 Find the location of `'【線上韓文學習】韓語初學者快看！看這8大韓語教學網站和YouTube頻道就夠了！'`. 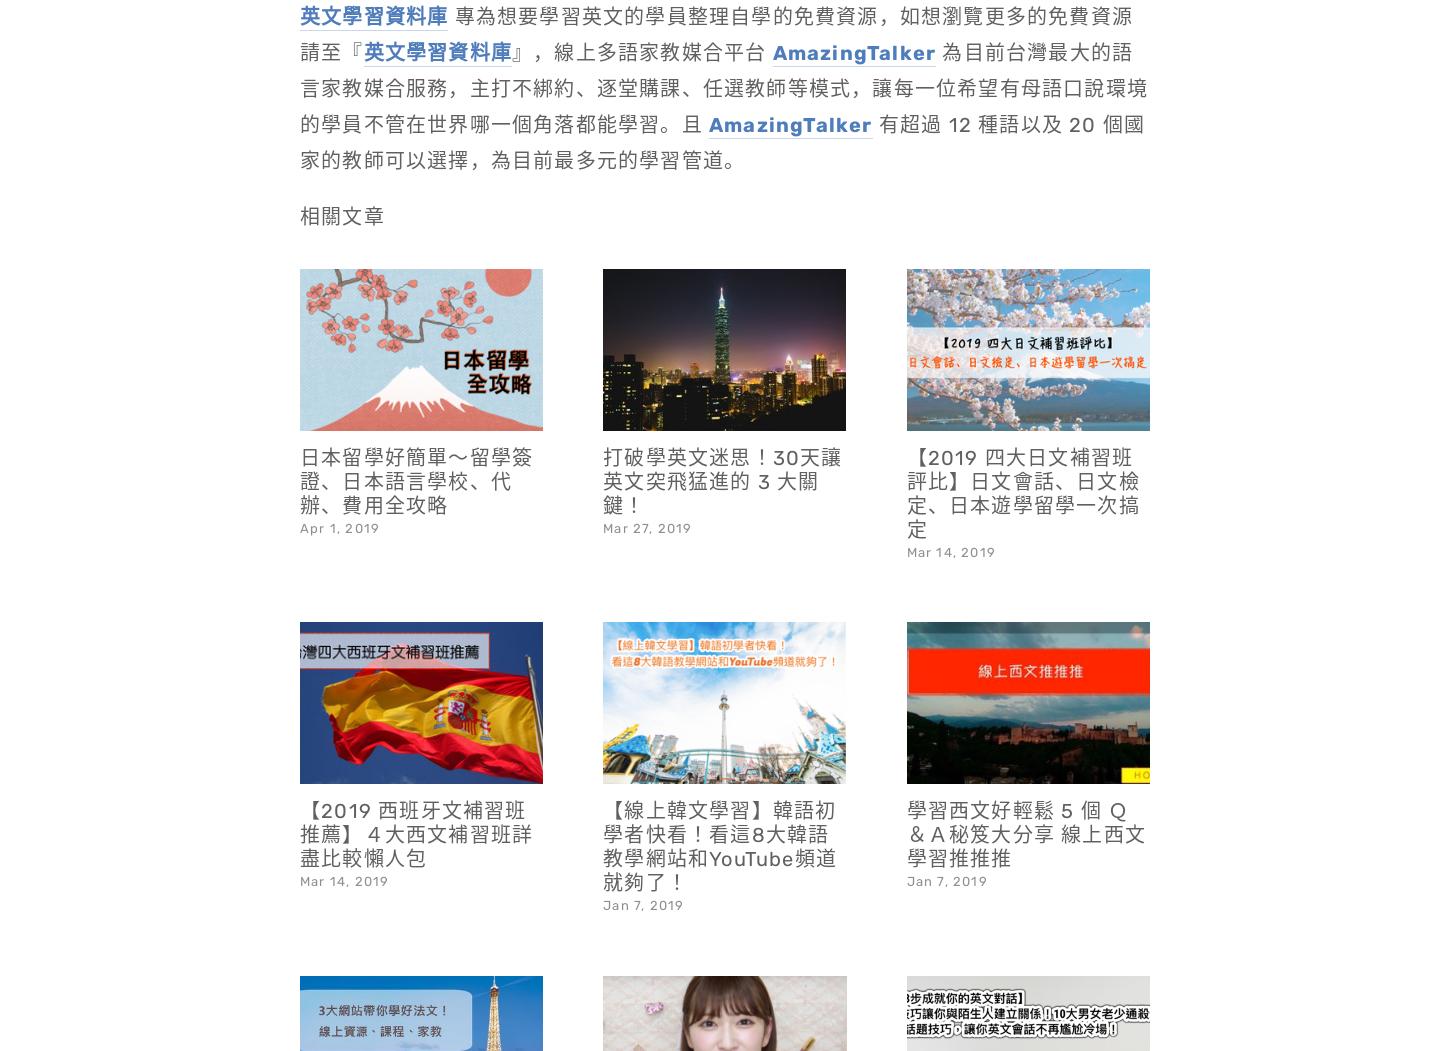

'【線上韓文學習】韓語初學者快看！看這8大韓語教學網站和YouTube頻道就夠了！' is located at coordinates (719, 793).